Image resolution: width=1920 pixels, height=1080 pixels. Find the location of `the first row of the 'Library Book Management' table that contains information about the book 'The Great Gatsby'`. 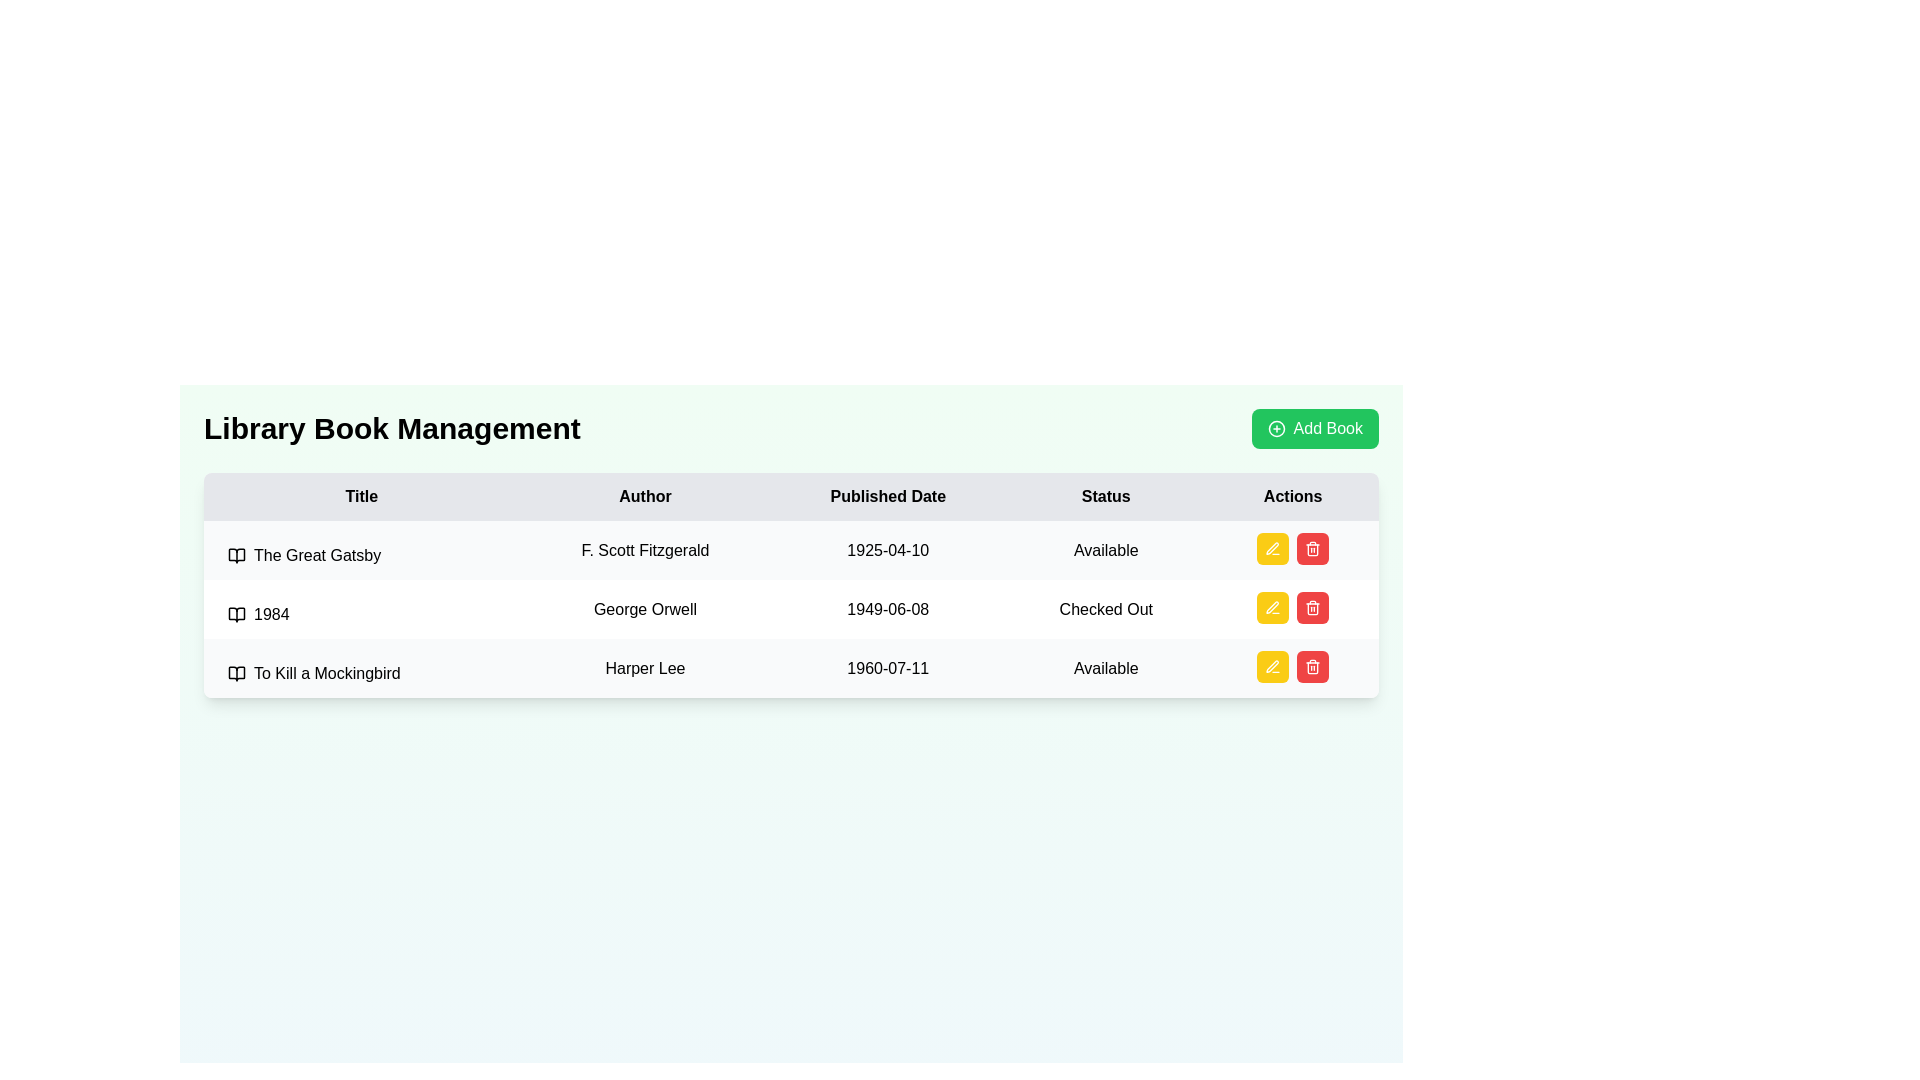

the first row of the 'Library Book Management' table that contains information about the book 'The Great Gatsby' is located at coordinates (790, 550).